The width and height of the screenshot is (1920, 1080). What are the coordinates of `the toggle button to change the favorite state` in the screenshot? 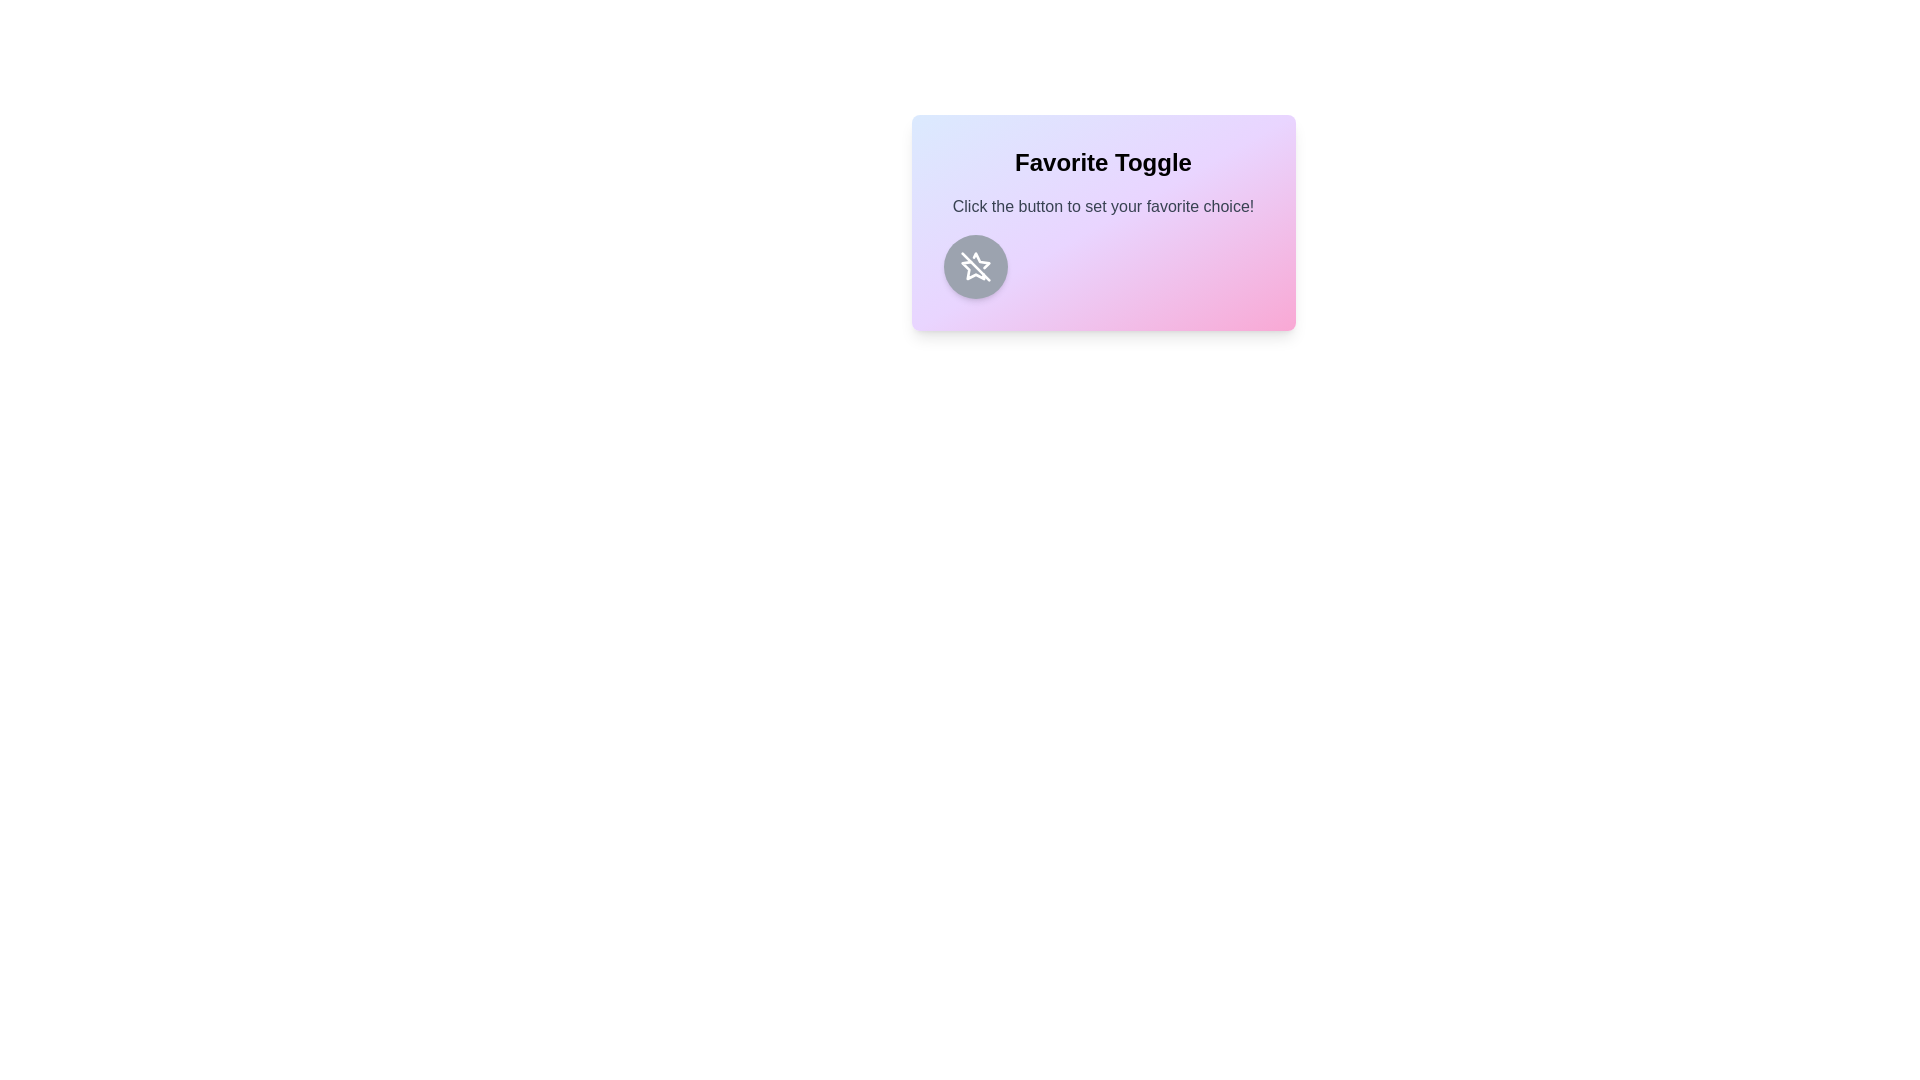 It's located at (975, 265).